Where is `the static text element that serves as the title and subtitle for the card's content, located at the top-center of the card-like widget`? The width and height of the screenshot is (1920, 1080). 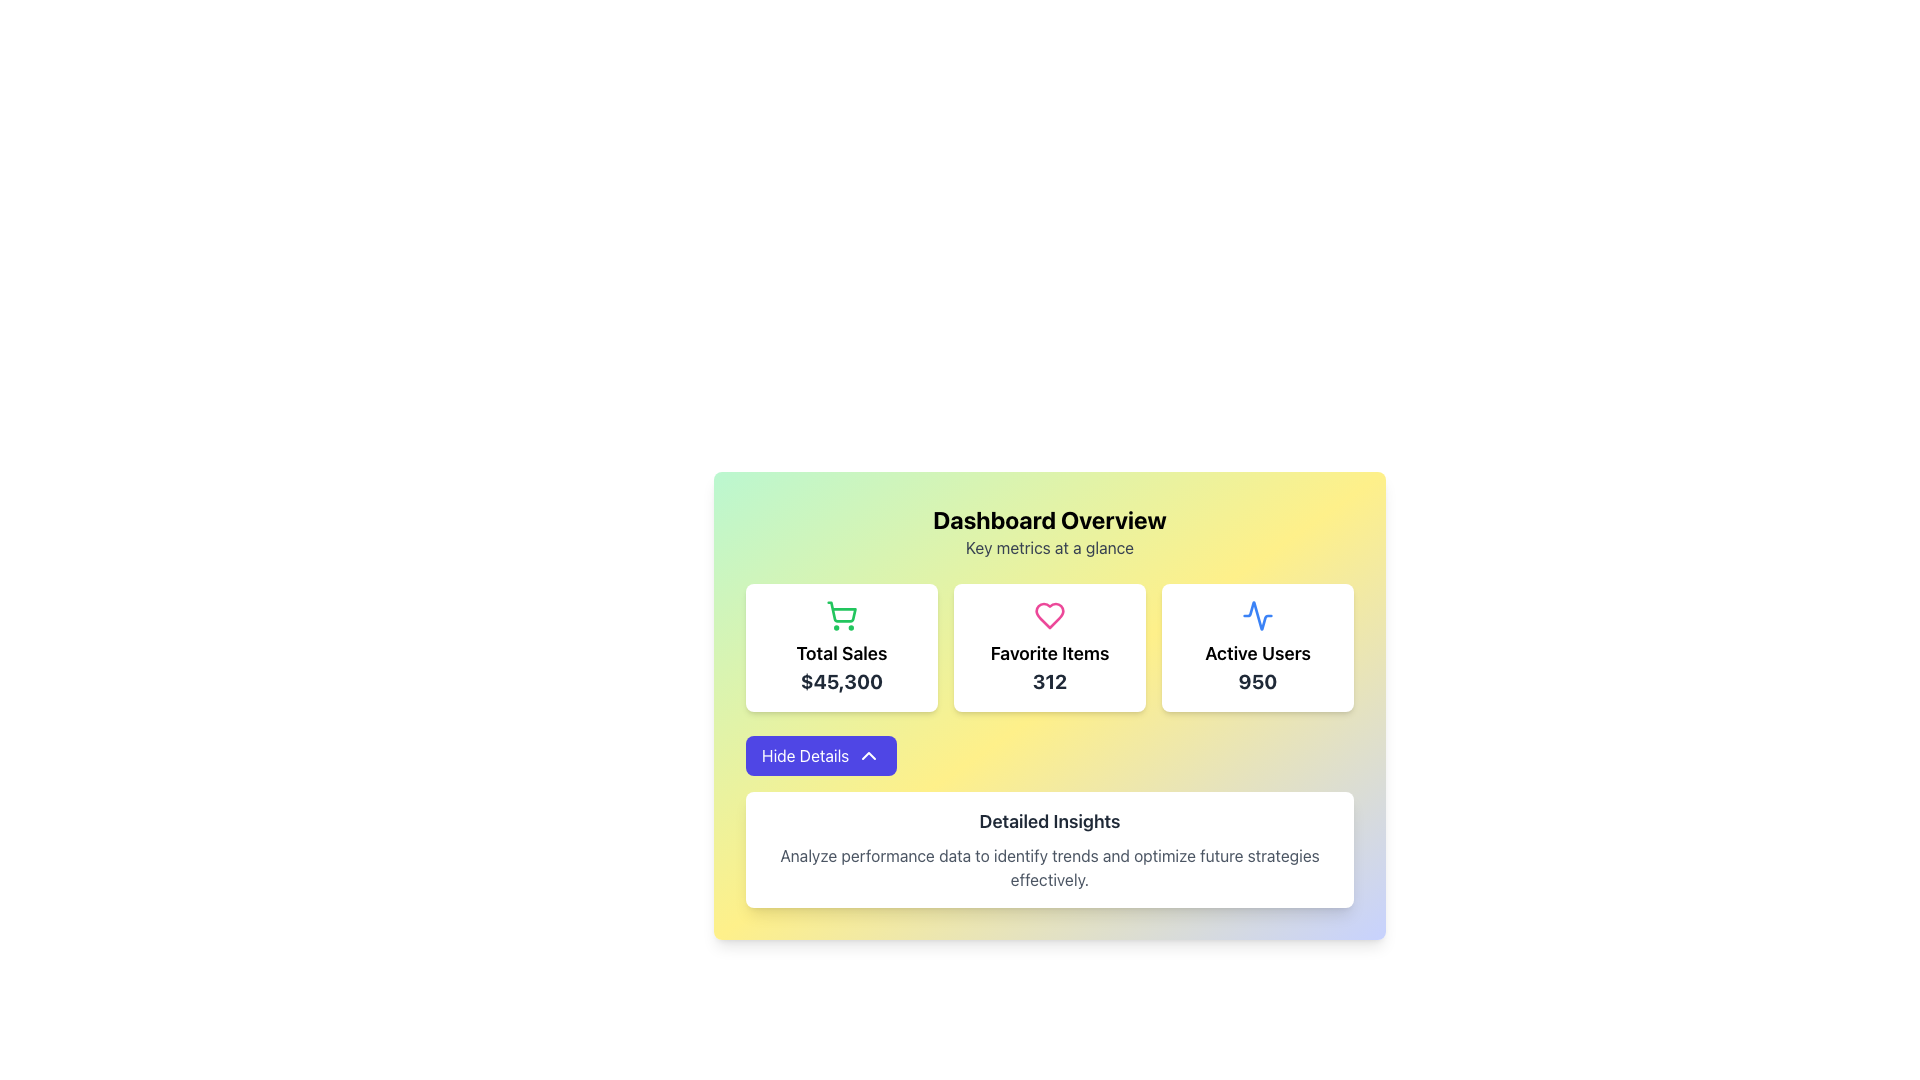 the static text element that serves as the title and subtitle for the card's content, located at the top-center of the card-like widget is located at coordinates (1049, 531).